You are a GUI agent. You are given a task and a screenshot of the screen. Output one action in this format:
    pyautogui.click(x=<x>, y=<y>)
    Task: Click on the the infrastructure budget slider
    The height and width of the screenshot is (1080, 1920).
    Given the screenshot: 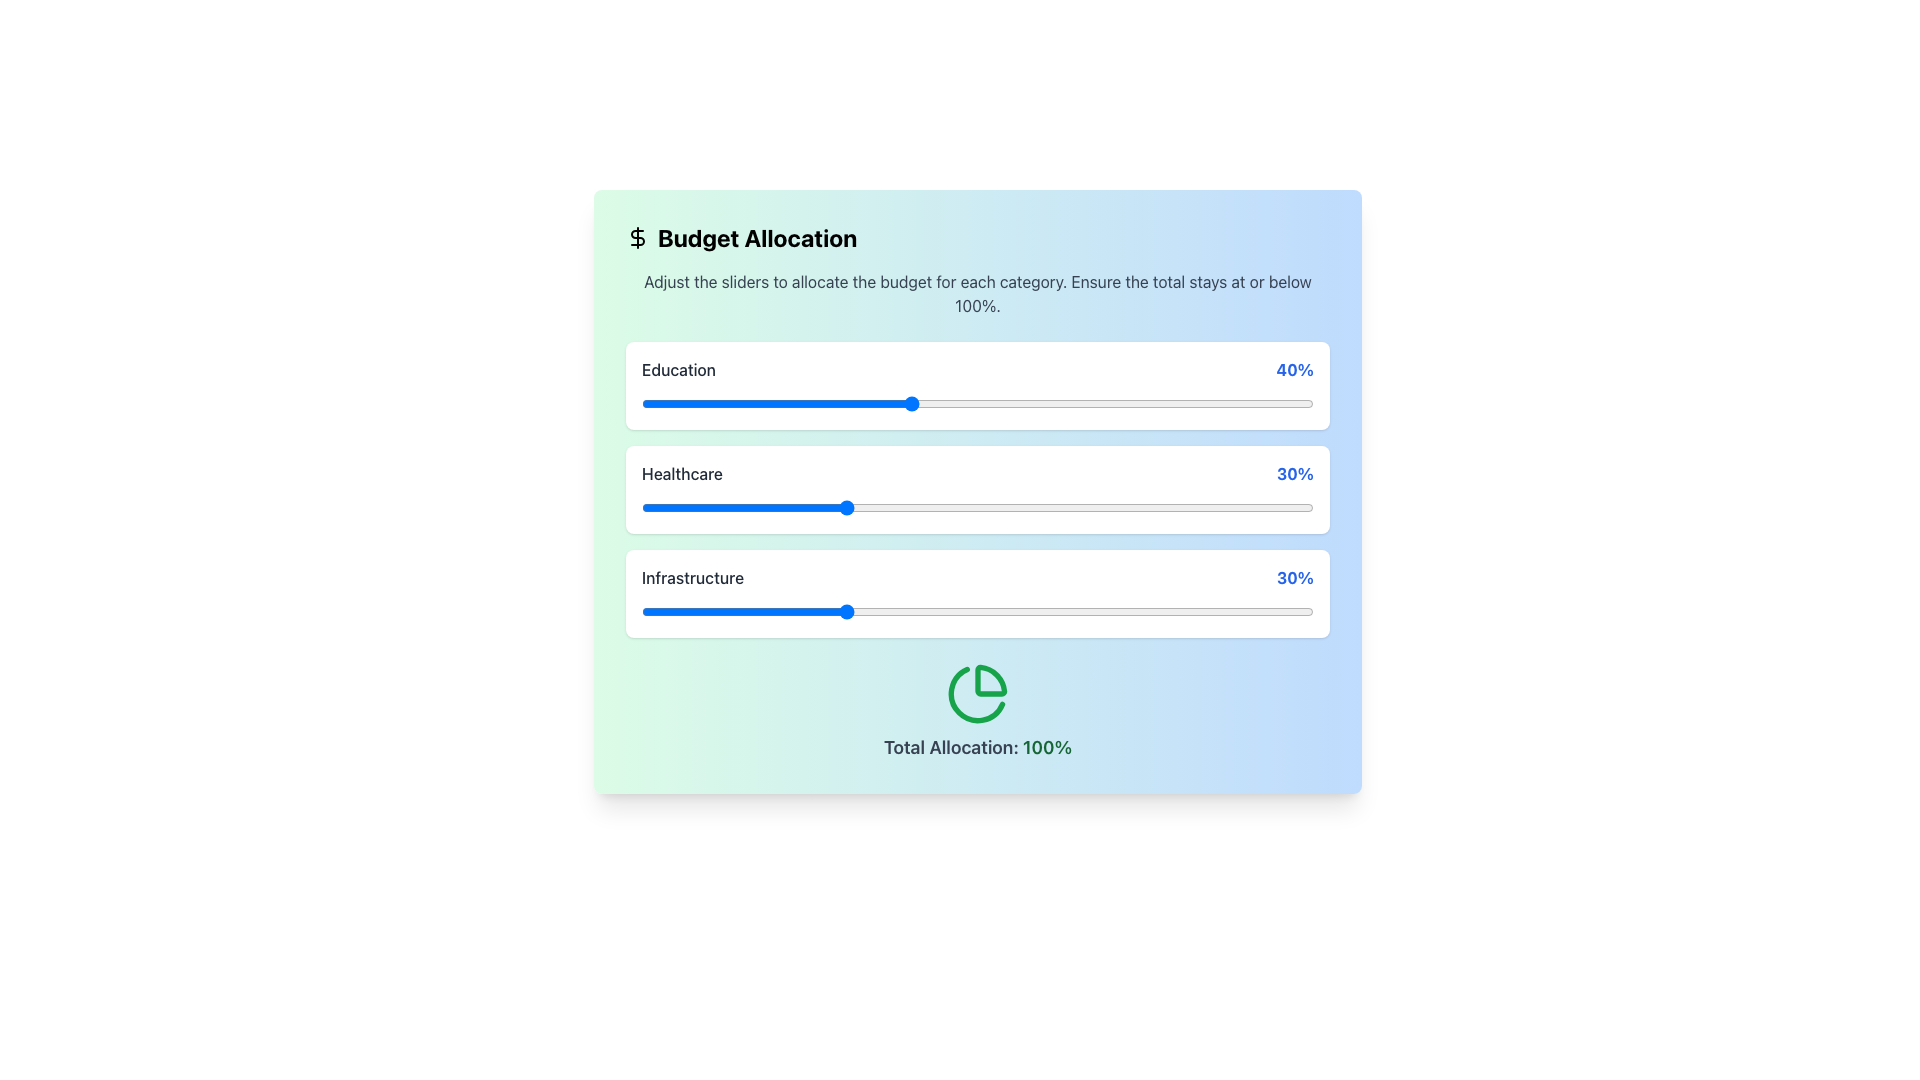 What is the action you would take?
    pyautogui.click(x=1245, y=611)
    